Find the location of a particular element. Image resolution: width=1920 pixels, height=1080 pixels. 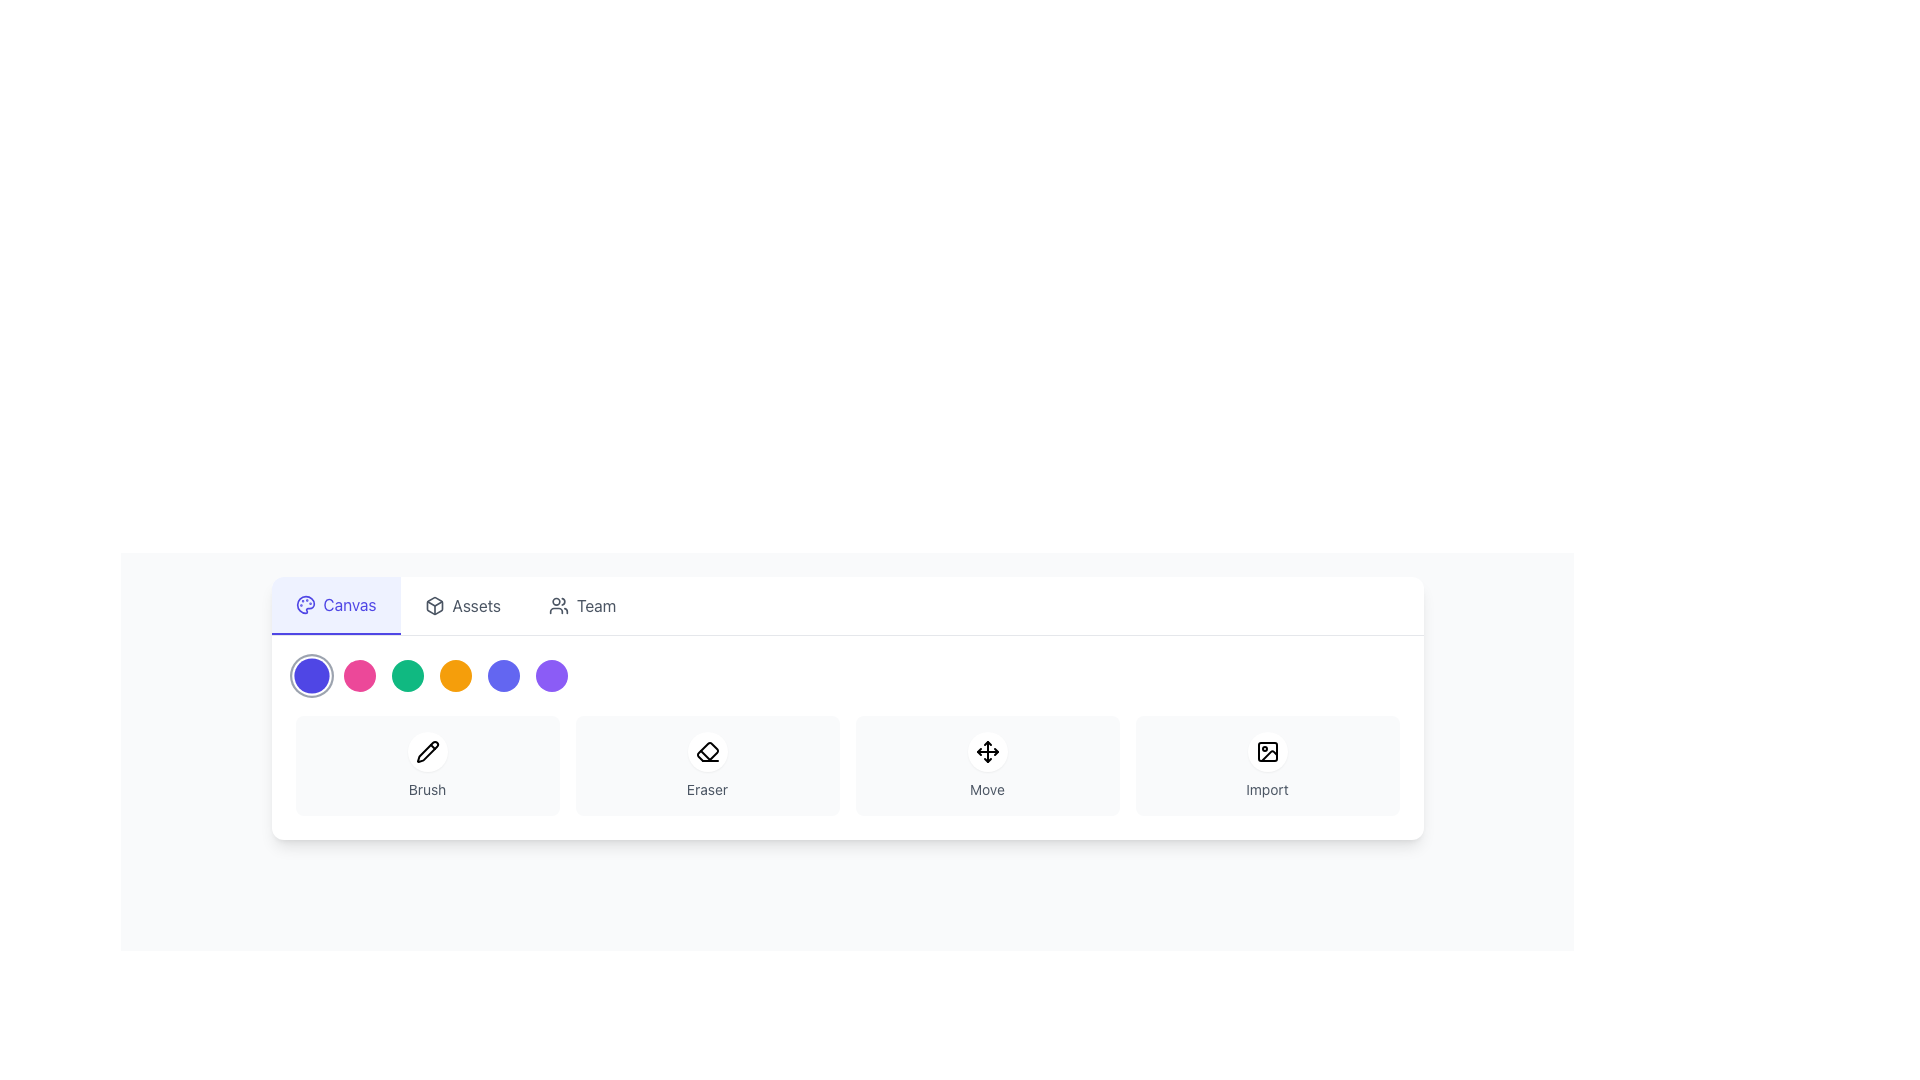

the fifth circular button in the toolbar is located at coordinates (503, 675).